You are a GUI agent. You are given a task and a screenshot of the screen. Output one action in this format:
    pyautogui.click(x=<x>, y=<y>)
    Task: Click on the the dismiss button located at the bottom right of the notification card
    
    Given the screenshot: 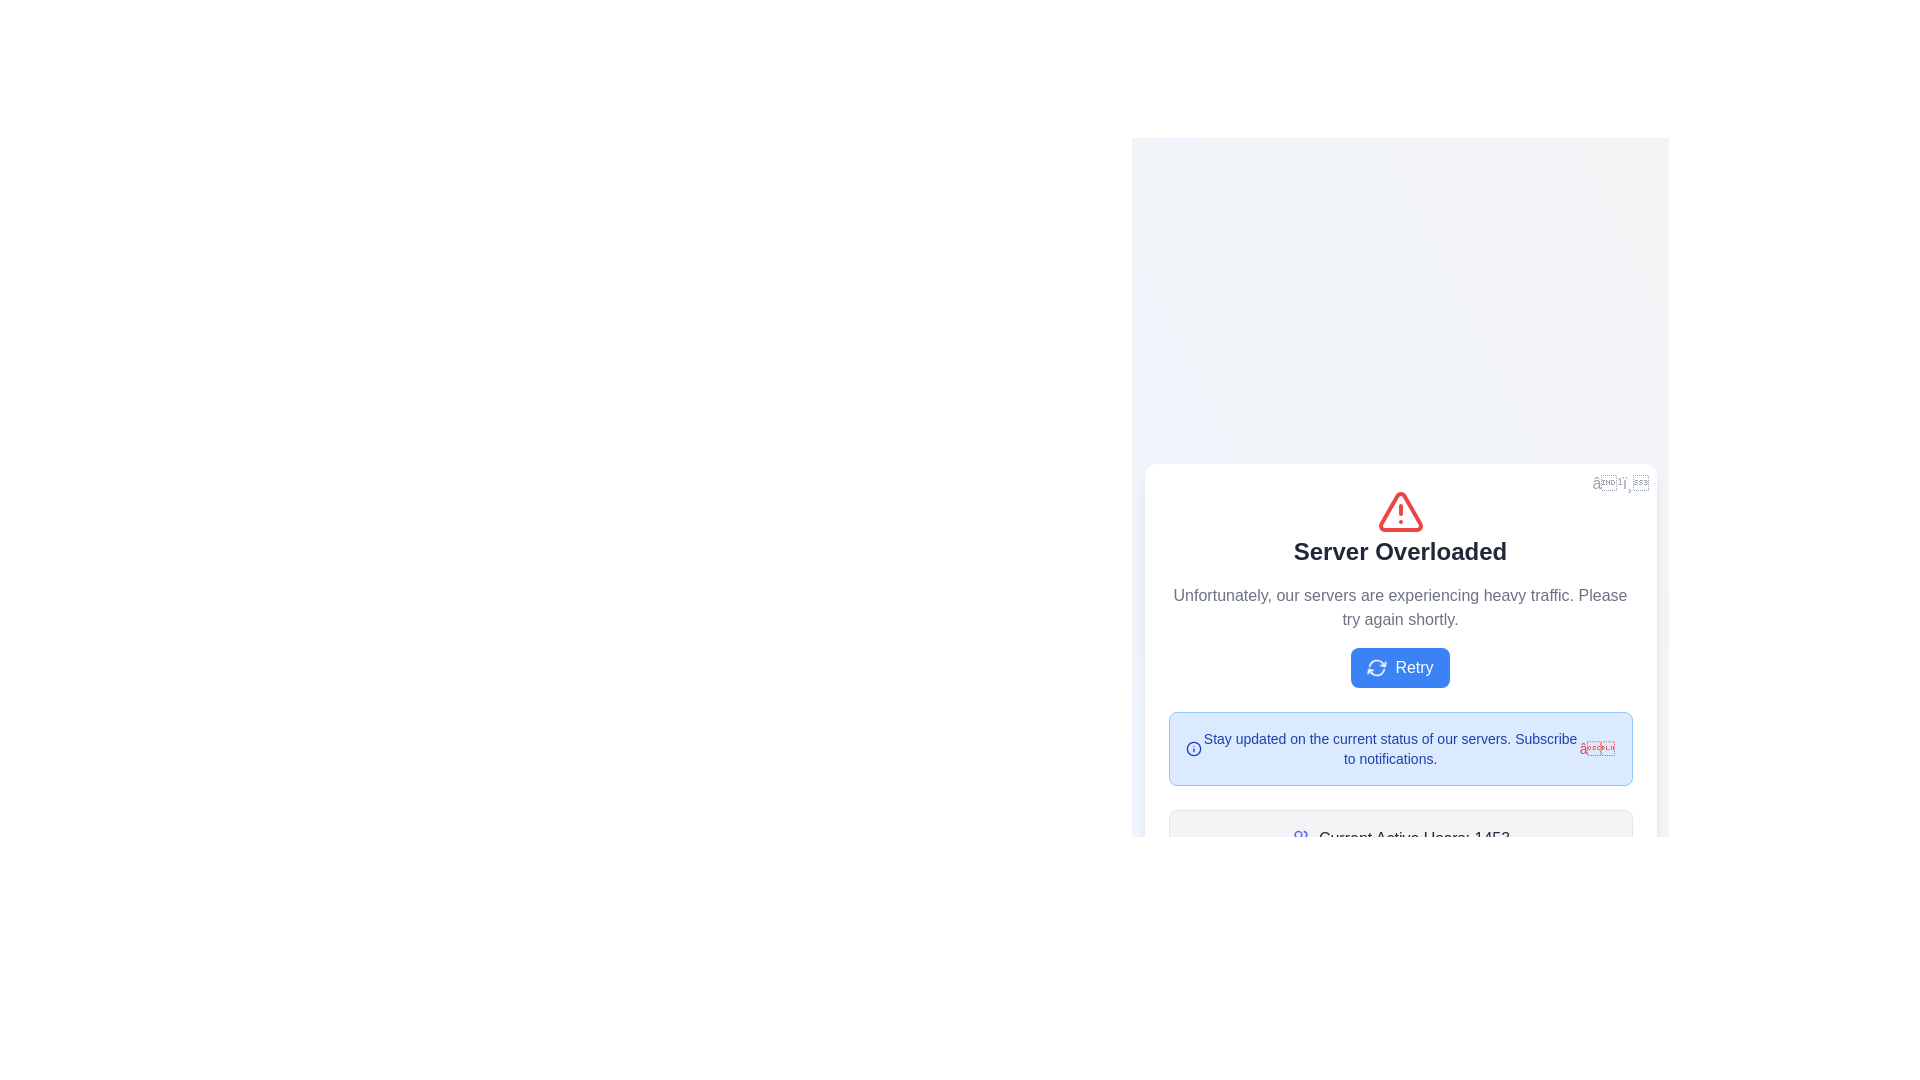 What is the action you would take?
    pyautogui.click(x=1596, y=748)
    